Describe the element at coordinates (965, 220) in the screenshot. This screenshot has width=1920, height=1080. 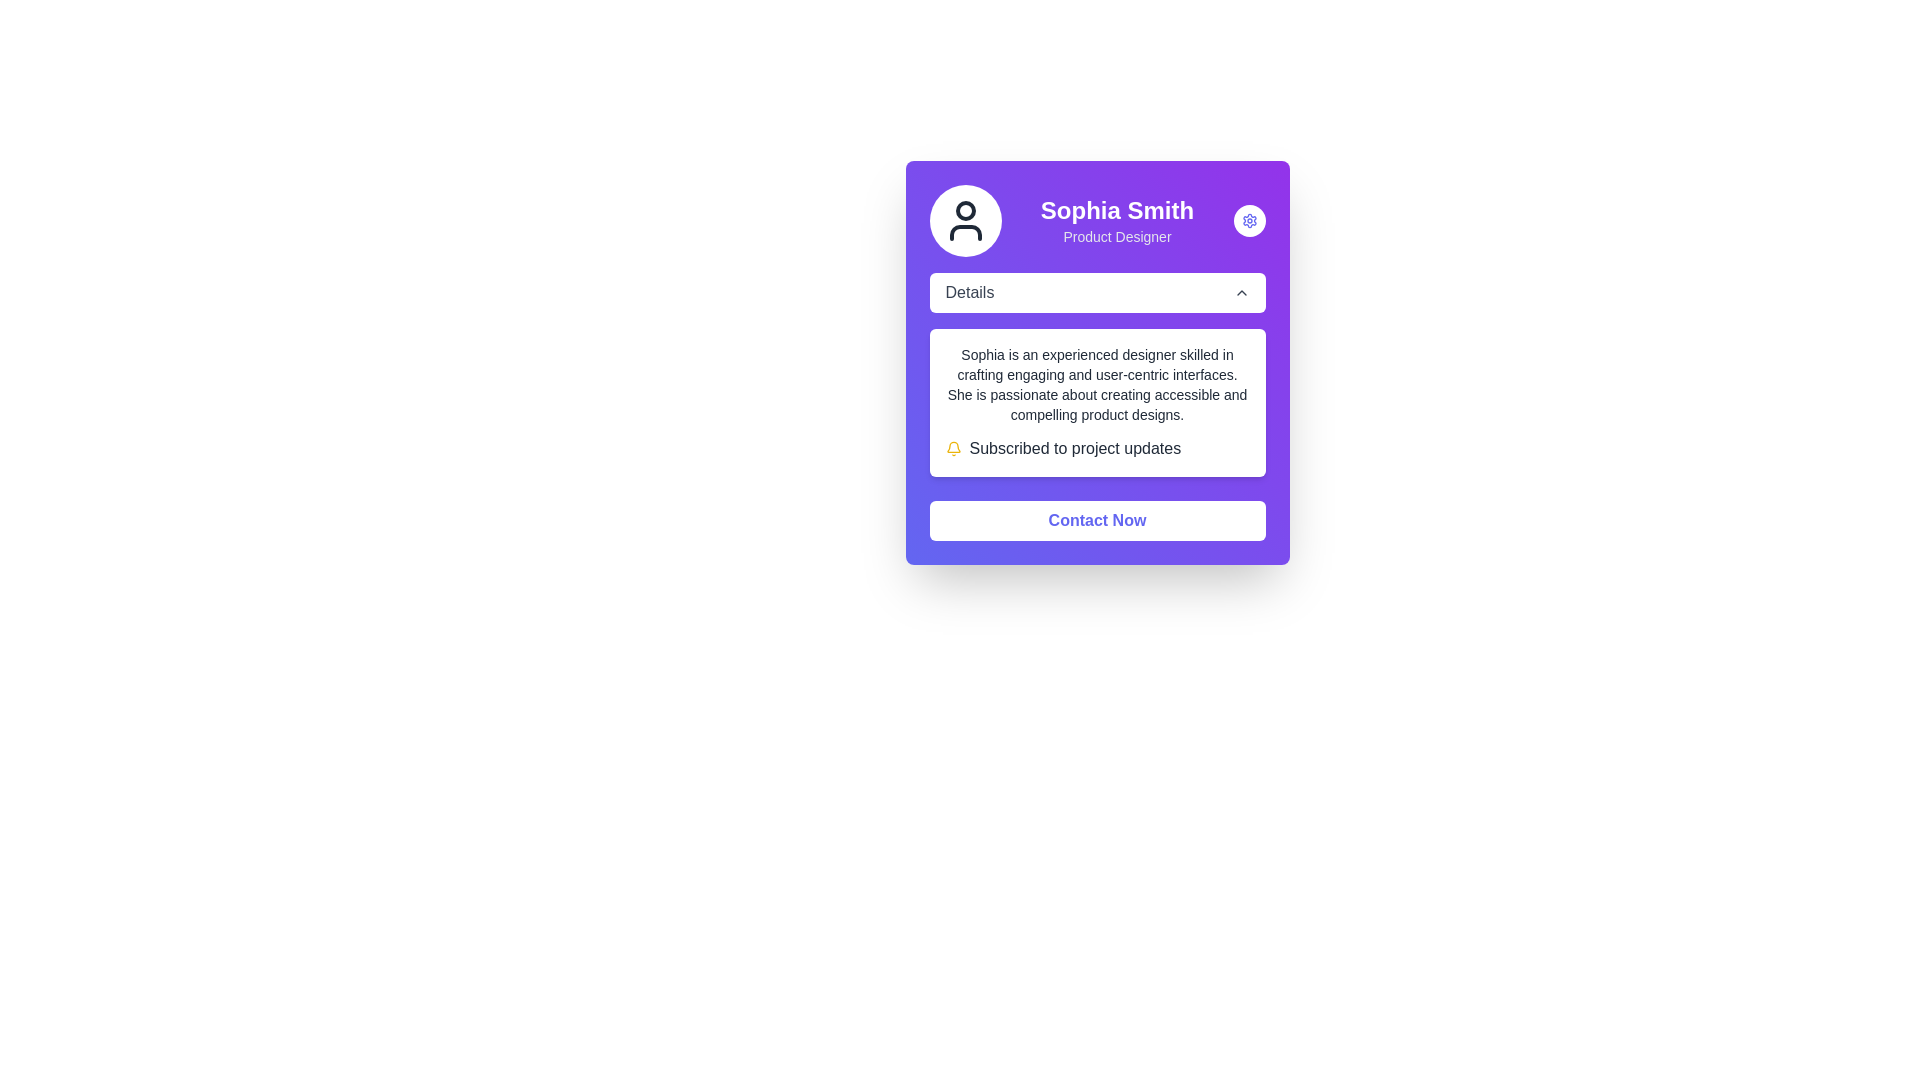
I see `the profile icon located in the top-left corner of the profile widget, which serves as a visual representation of a user or profile` at that location.